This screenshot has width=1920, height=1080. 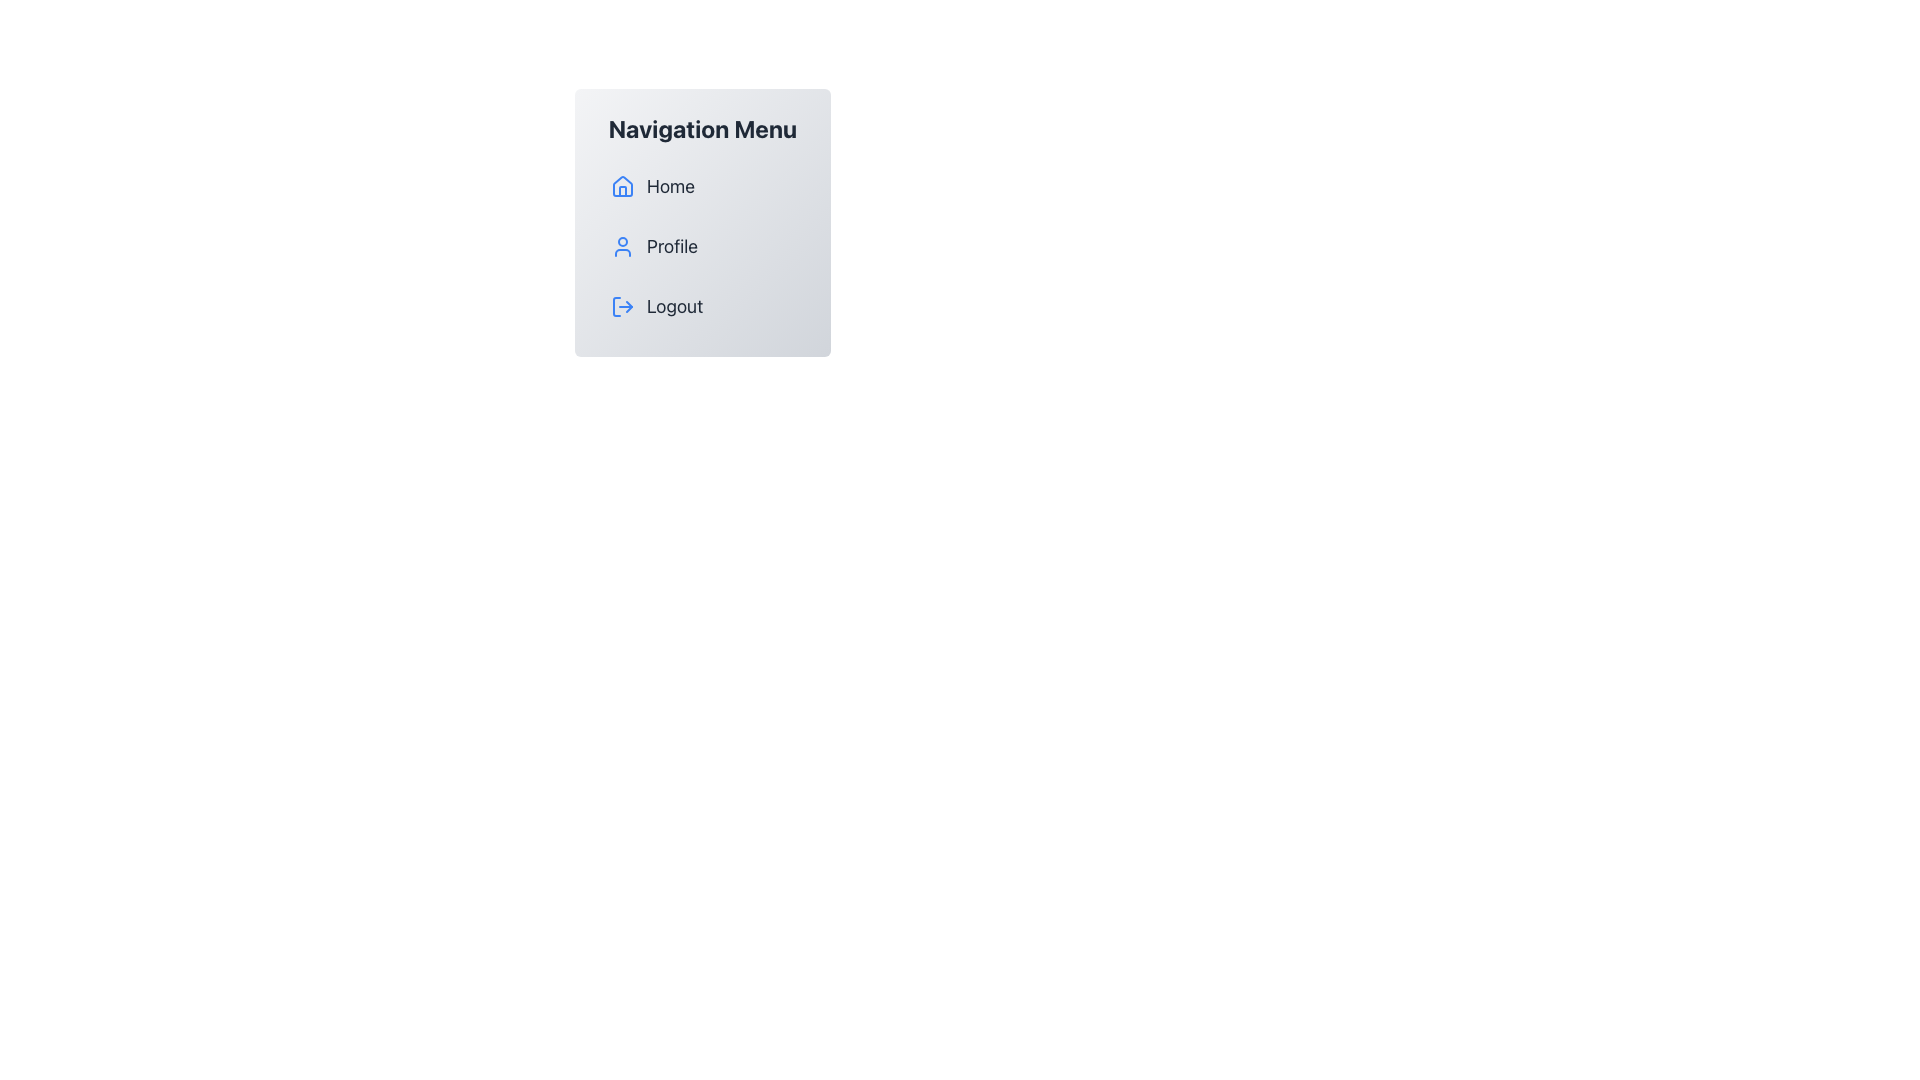 I want to click on the blue house icon located in the navigation menu labeled 'Home', positioned to the left of the text label 'Home', so click(x=622, y=186).